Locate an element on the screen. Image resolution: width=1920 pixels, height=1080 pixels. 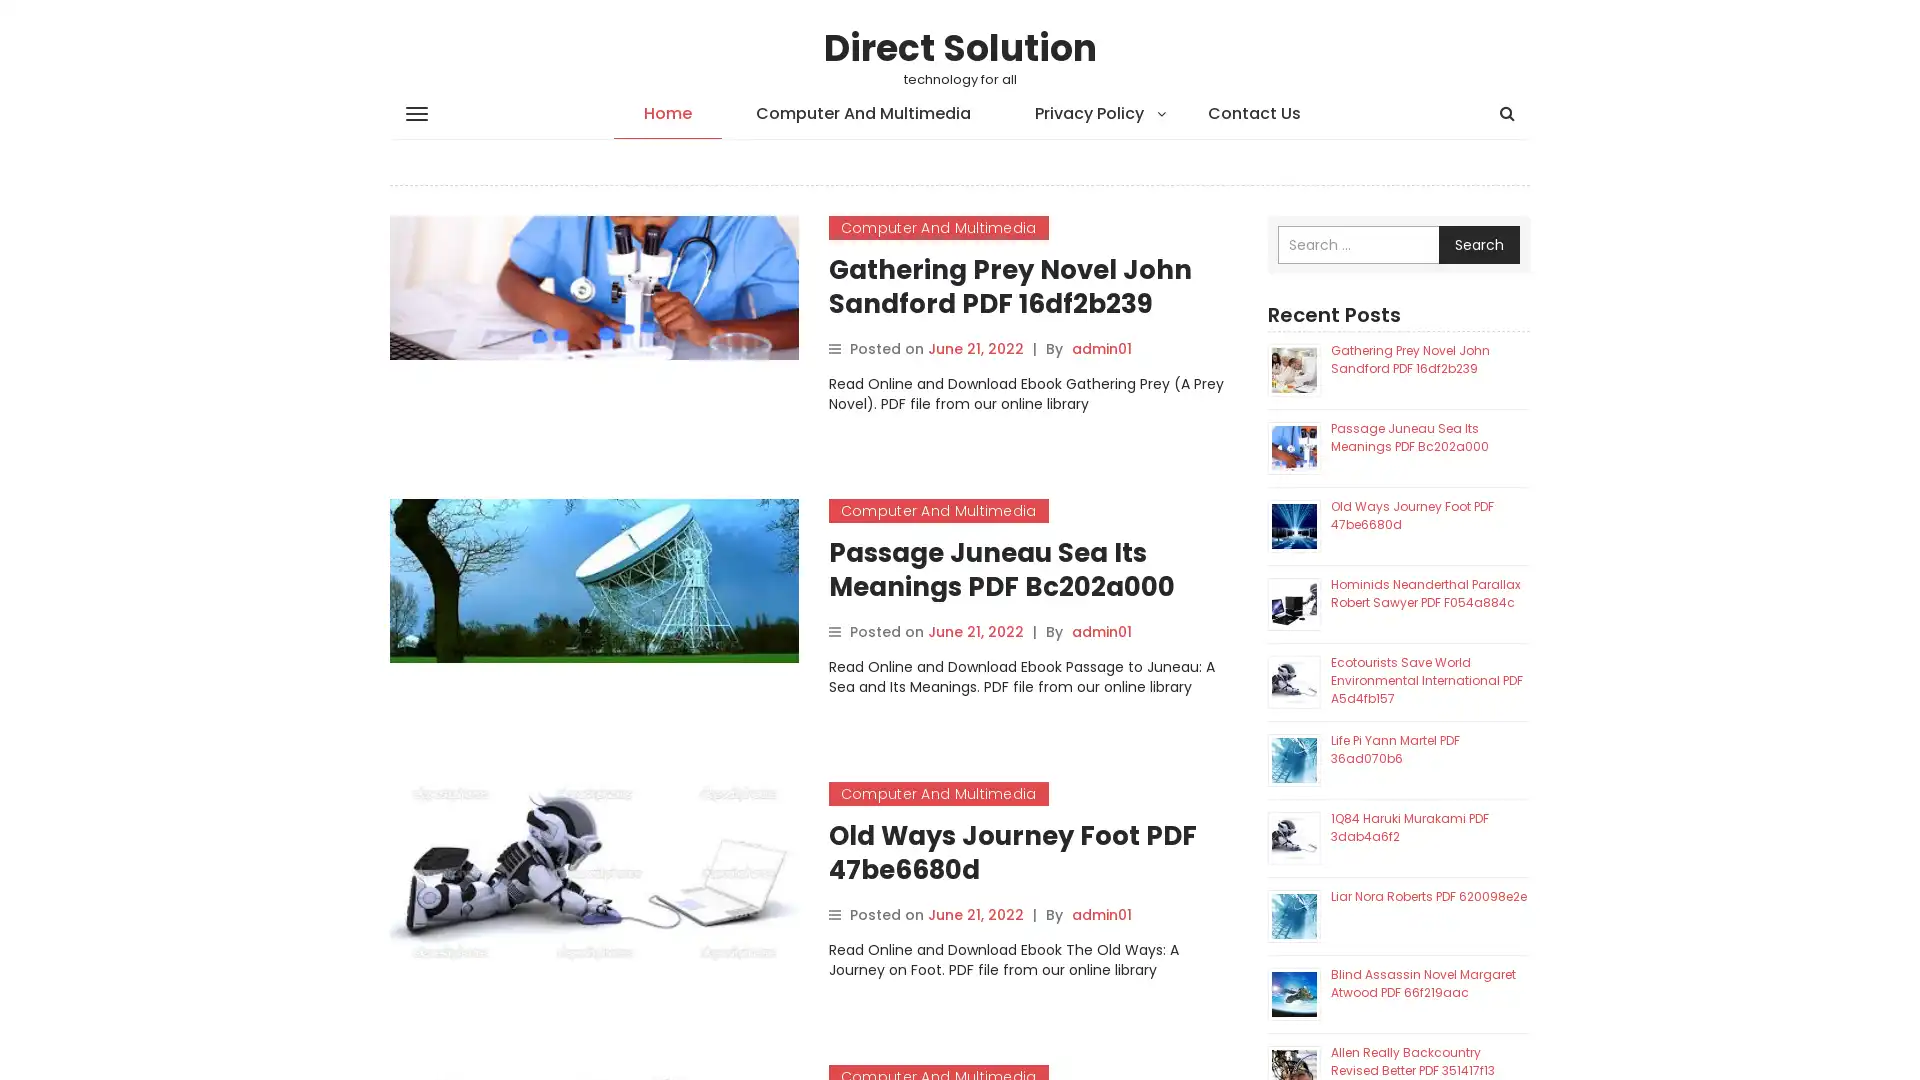
Search is located at coordinates (1479, 244).